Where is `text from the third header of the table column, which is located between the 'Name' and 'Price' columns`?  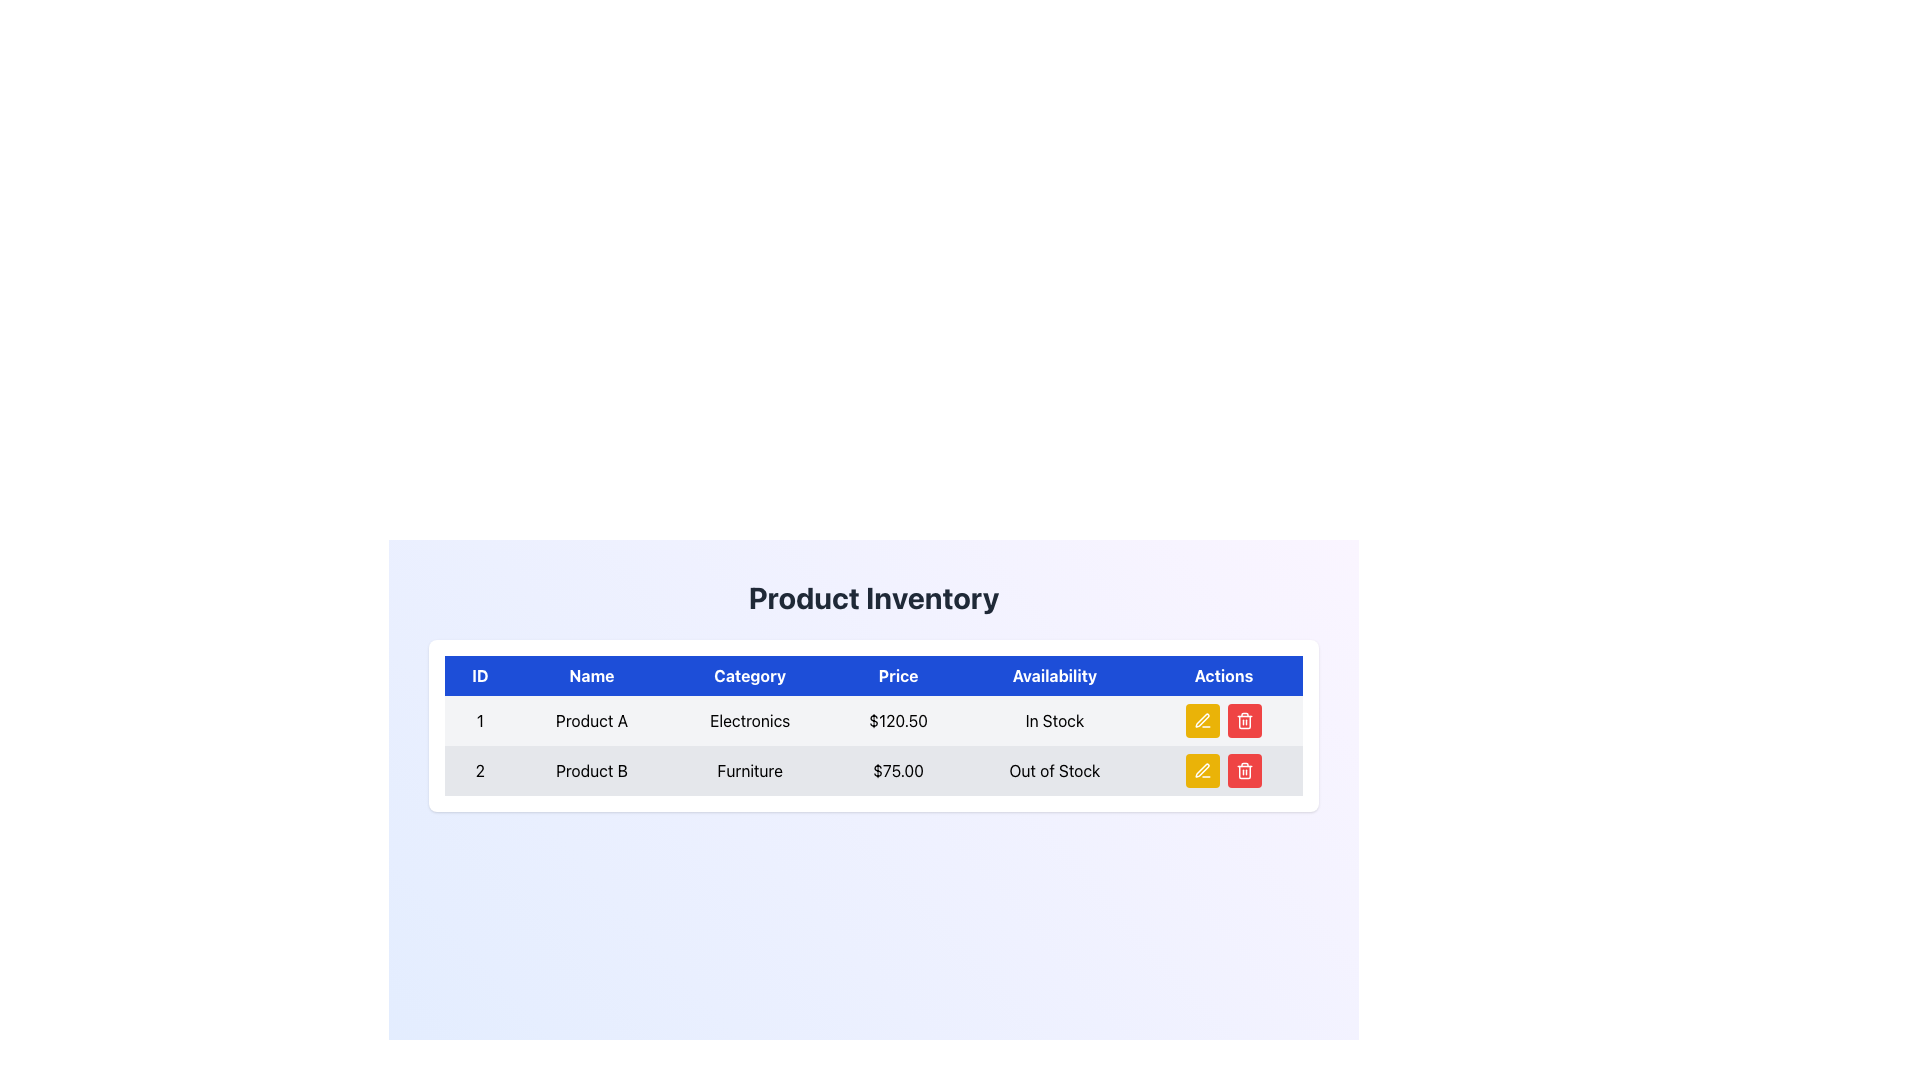
text from the third header of the table column, which is located between the 'Name' and 'Price' columns is located at coordinates (749, 675).